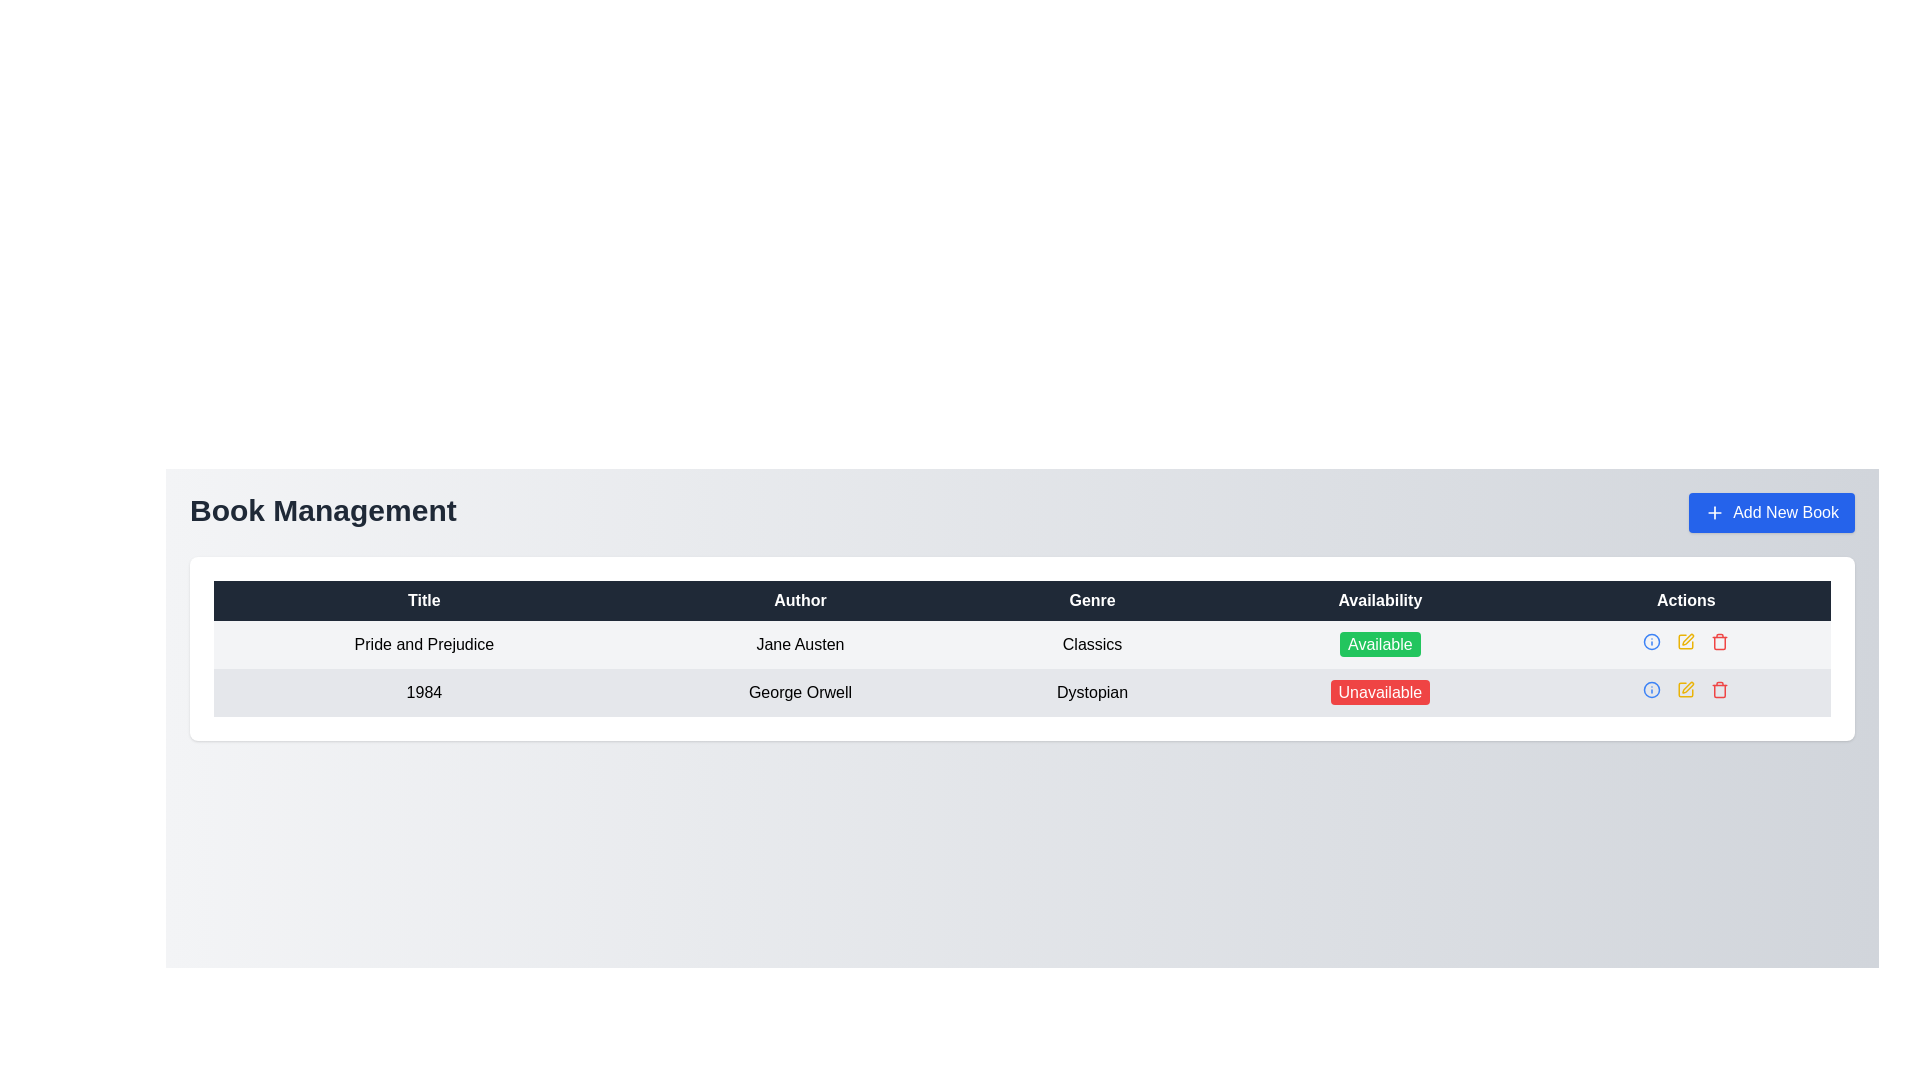 Image resolution: width=1920 pixels, height=1080 pixels. I want to click on the yellow pencil icon located in the 'Actions' column of the last row to initiate editing, so click(1685, 689).